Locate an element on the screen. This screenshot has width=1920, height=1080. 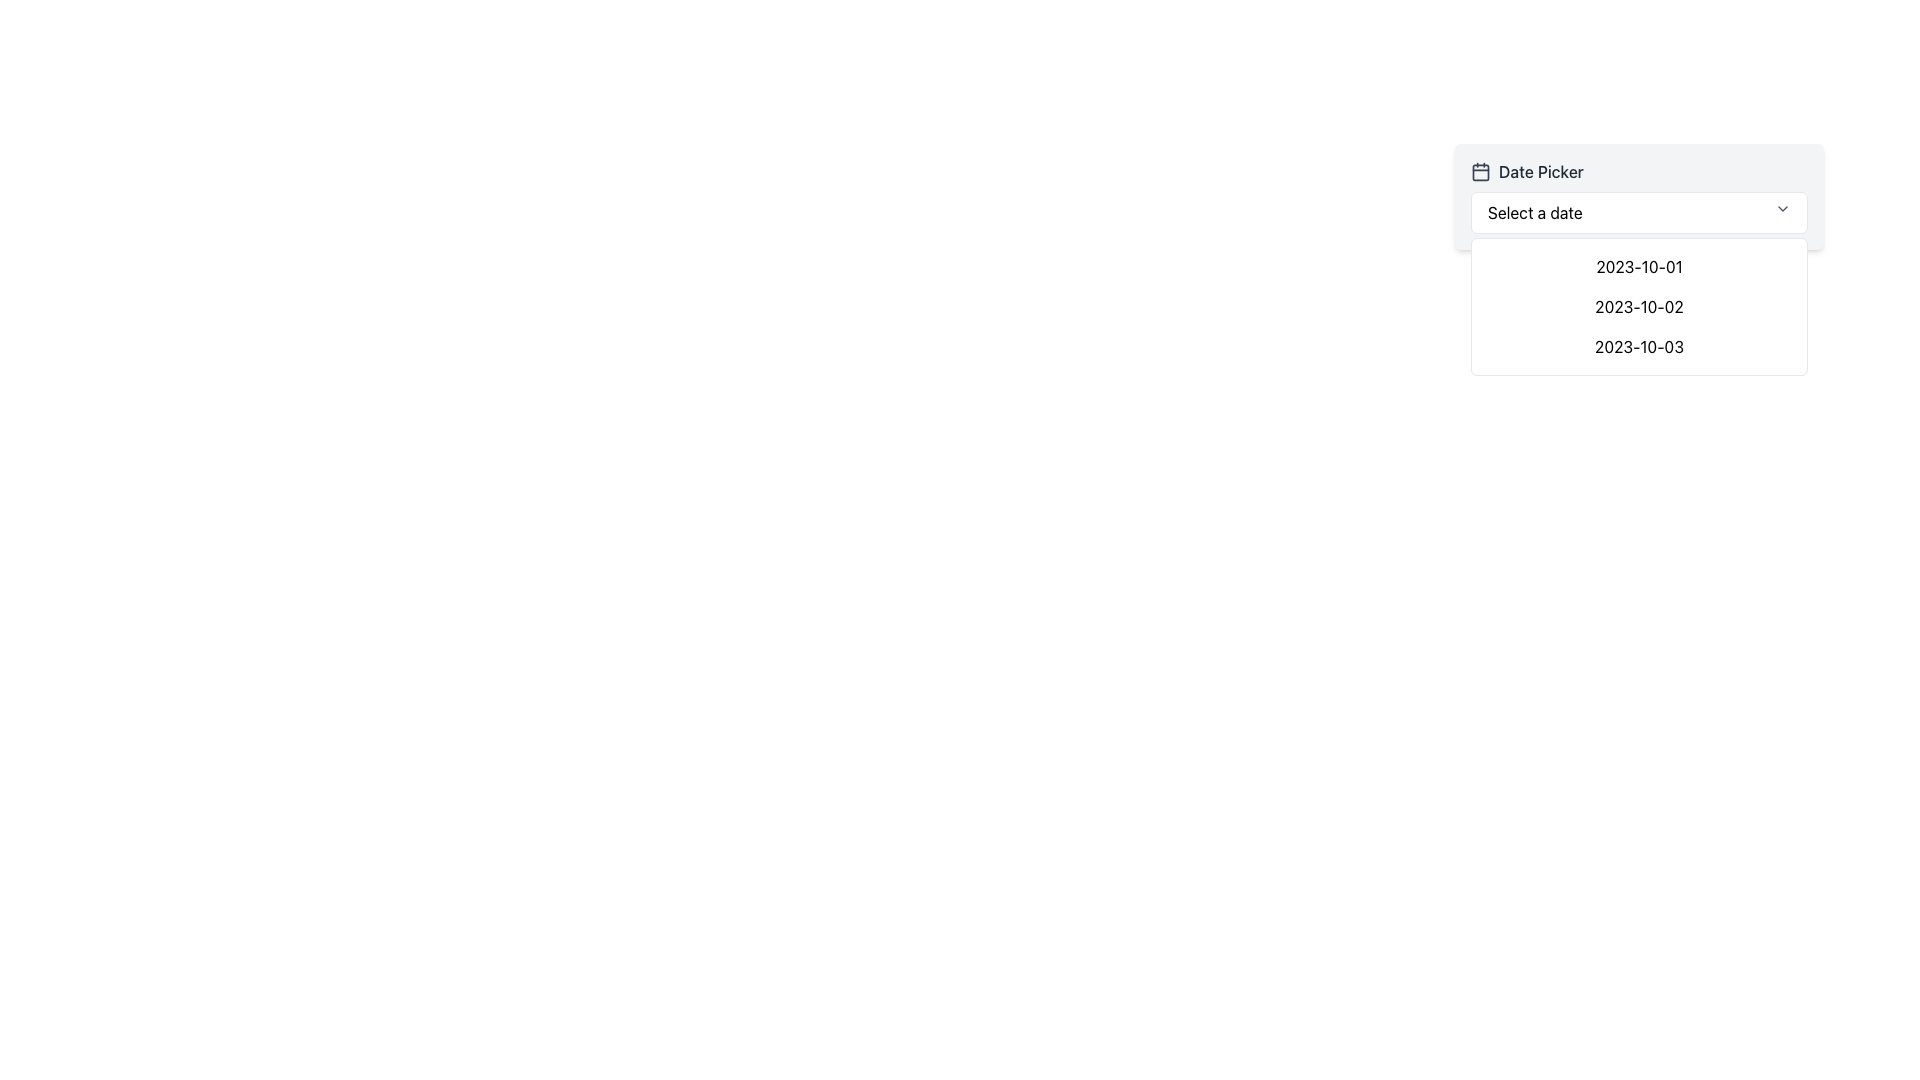
the list item displaying the date '2023-10-02' in the dropdown menu is located at coordinates (1639, 307).